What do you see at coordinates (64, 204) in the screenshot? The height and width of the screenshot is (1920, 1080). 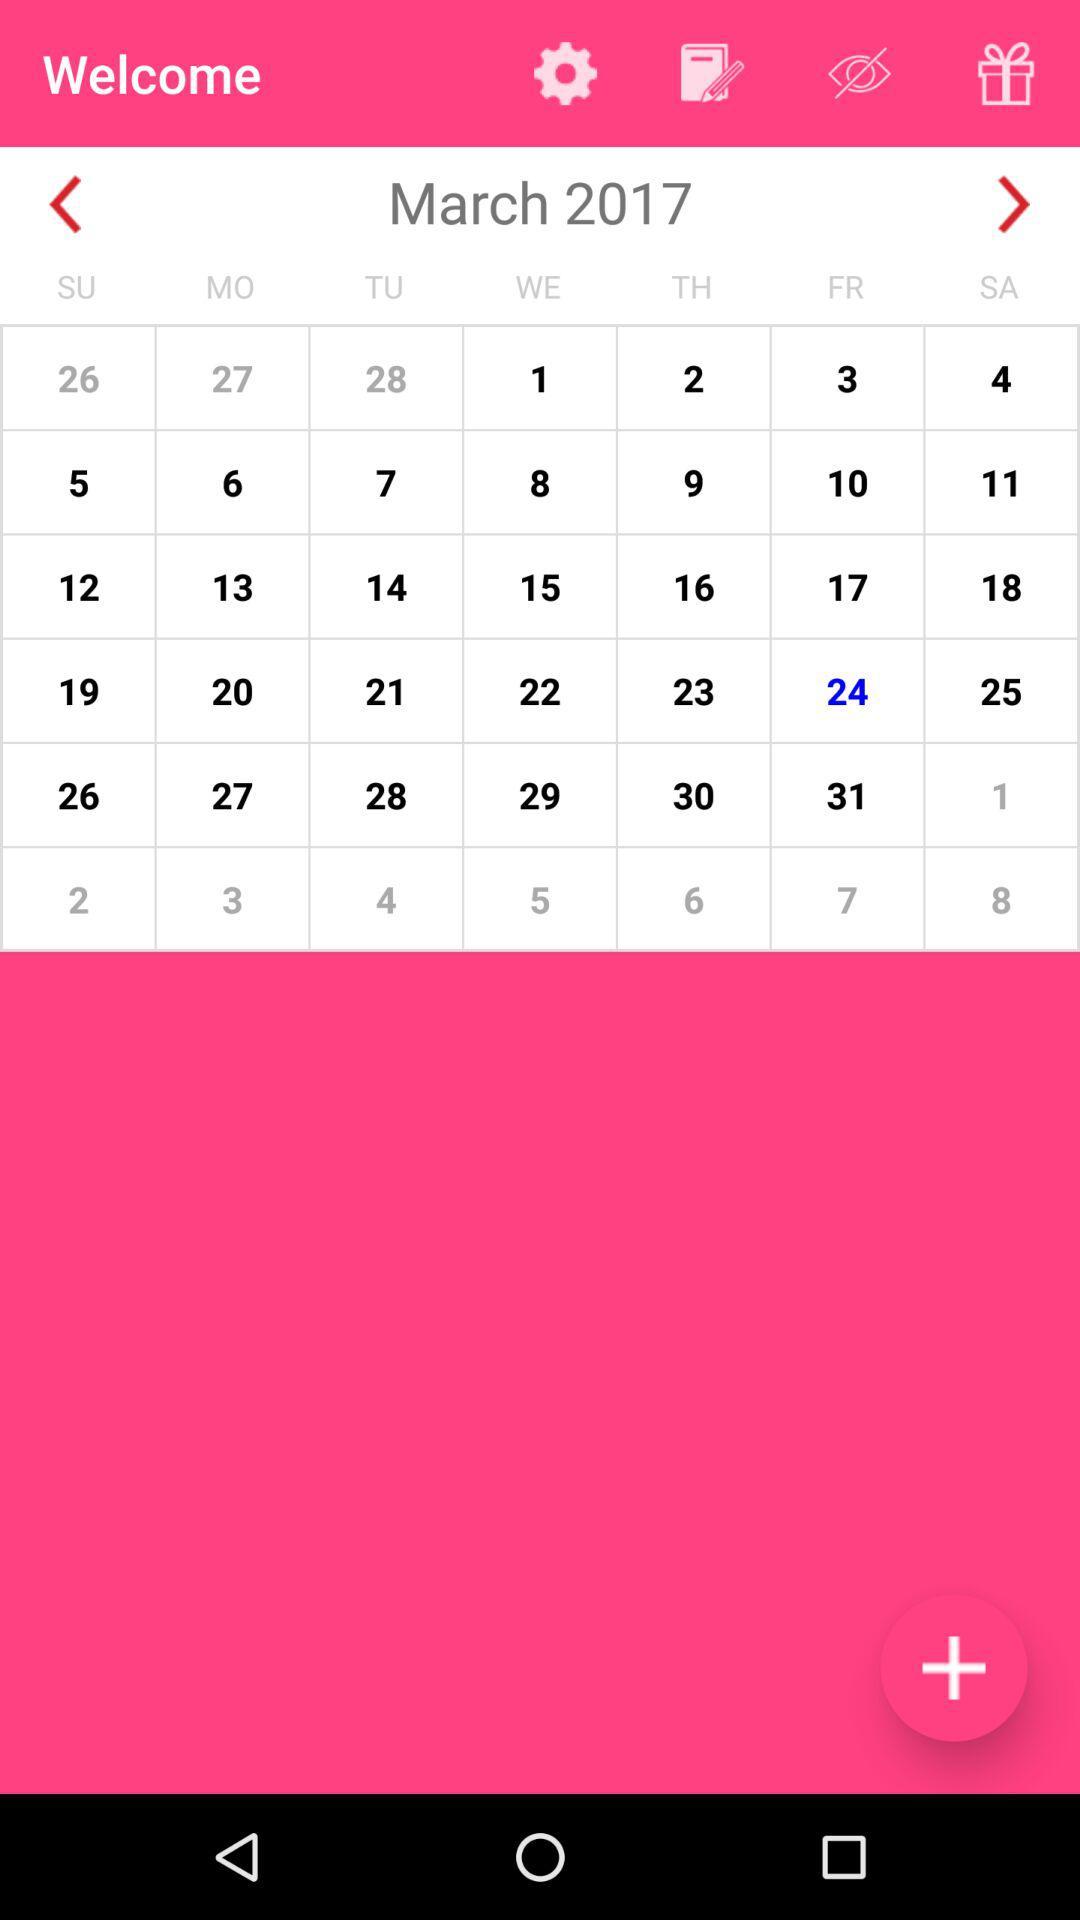 I see `go back` at bounding box center [64, 204].